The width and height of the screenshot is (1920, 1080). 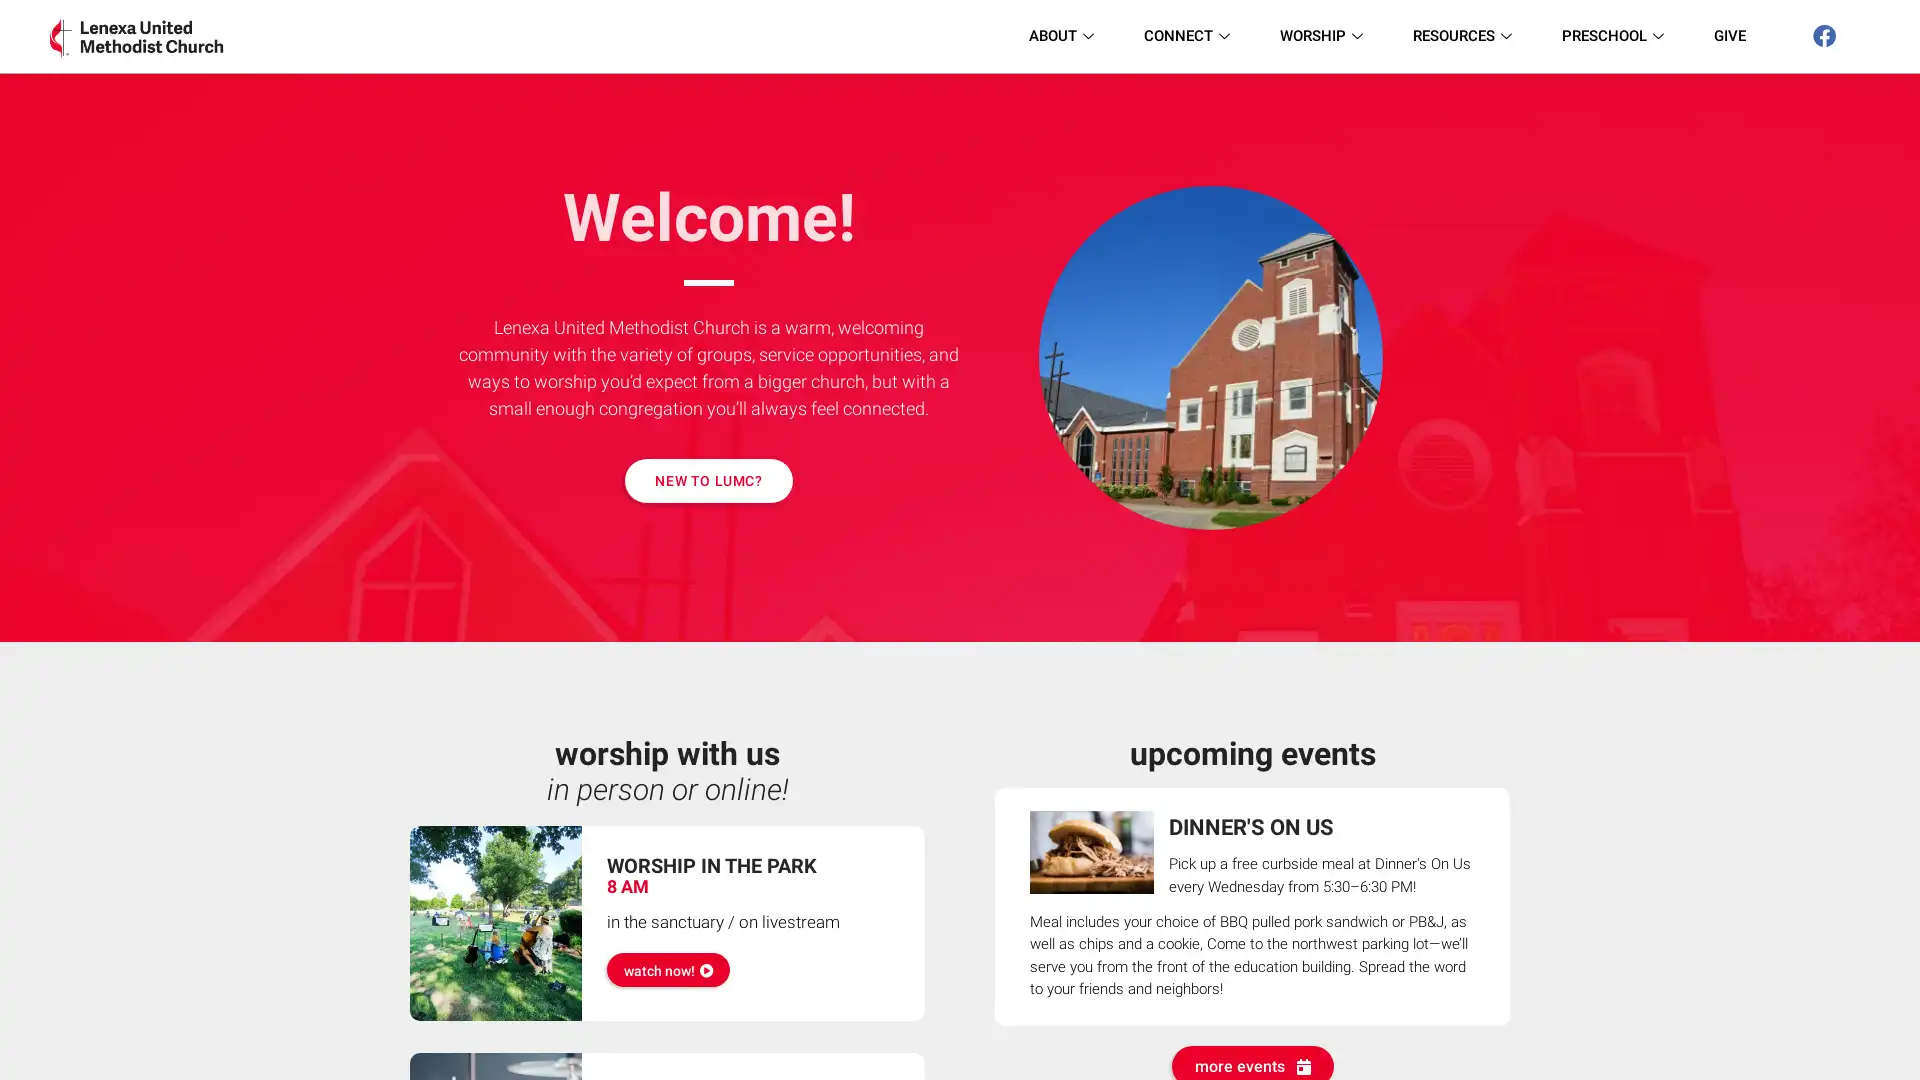 What do you see at coordinates (708, 479) in the screenshot?
I see `NEW TO LUMC?` at bounding box center [708, 479].